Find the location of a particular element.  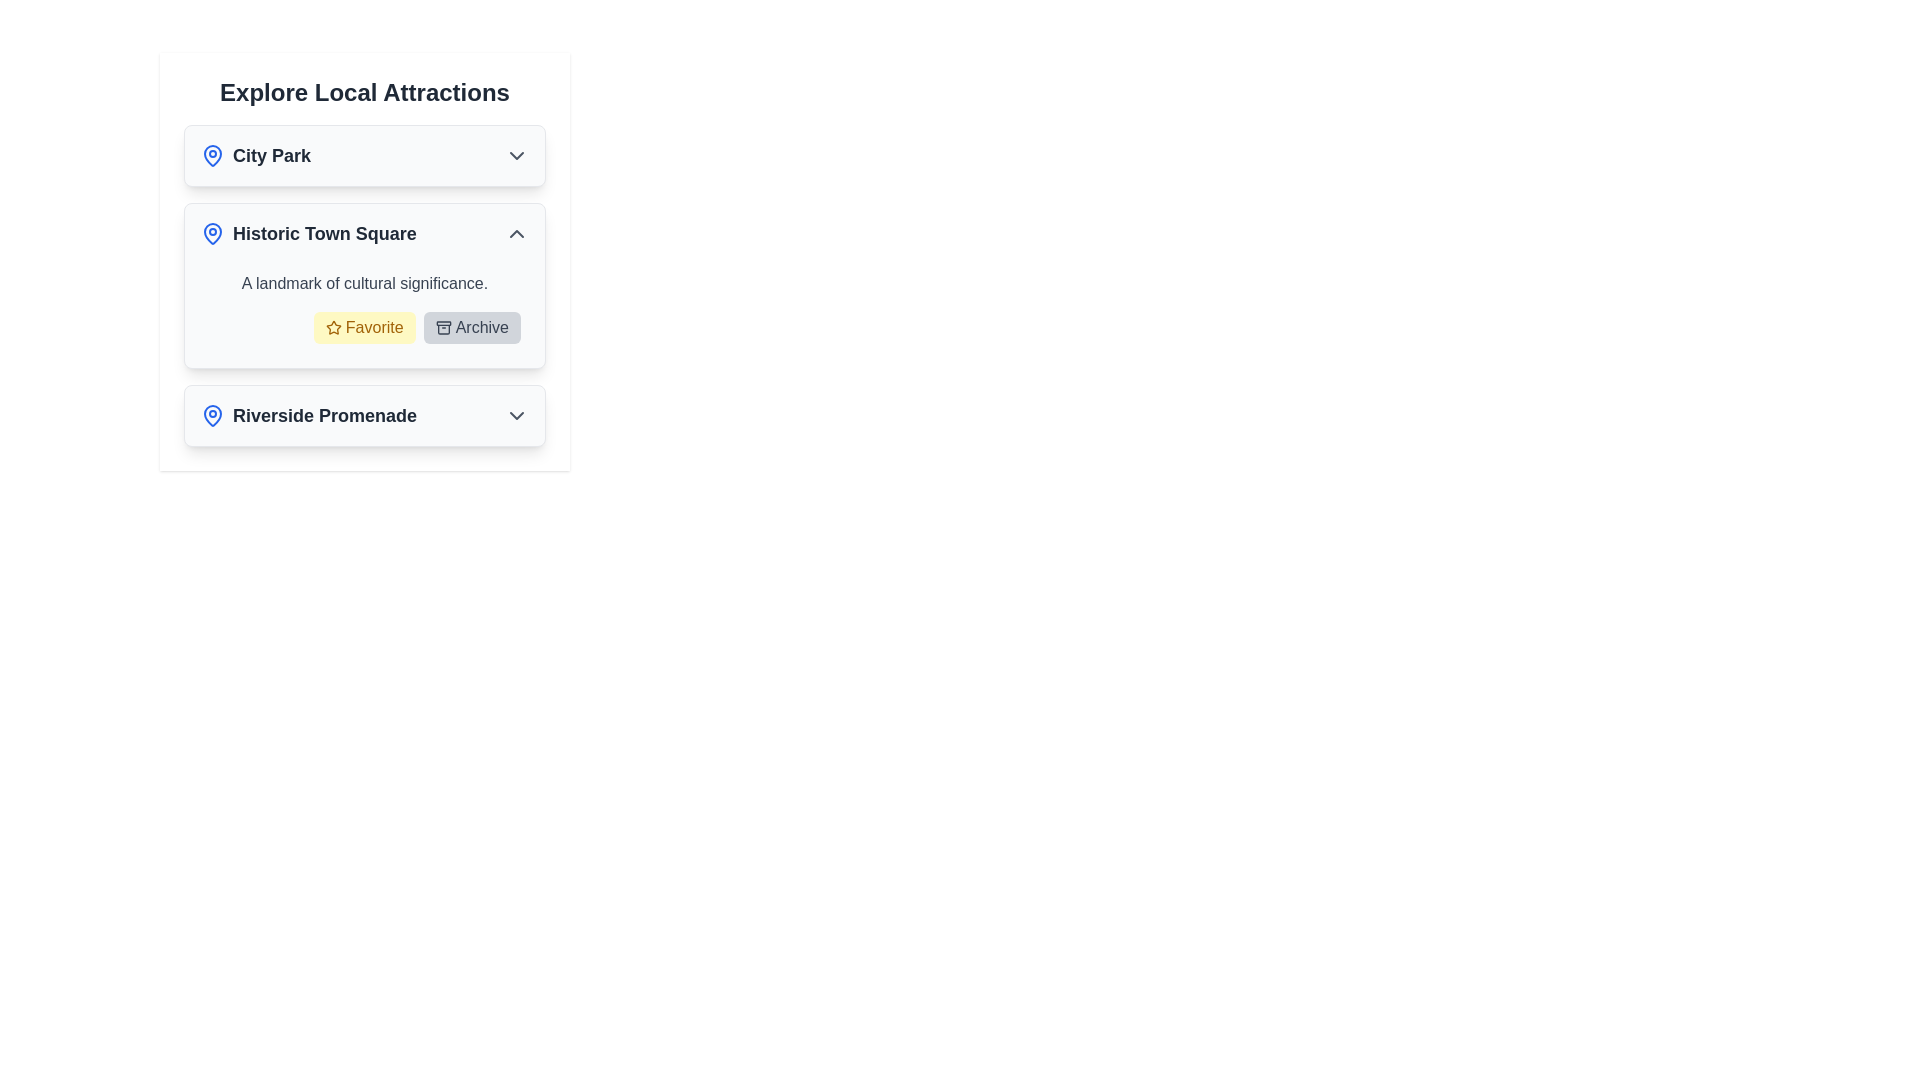

the 'Riverside Promenade' label with icon, which is the third entry in the list of local attractions is located at coordinates (308, 415).